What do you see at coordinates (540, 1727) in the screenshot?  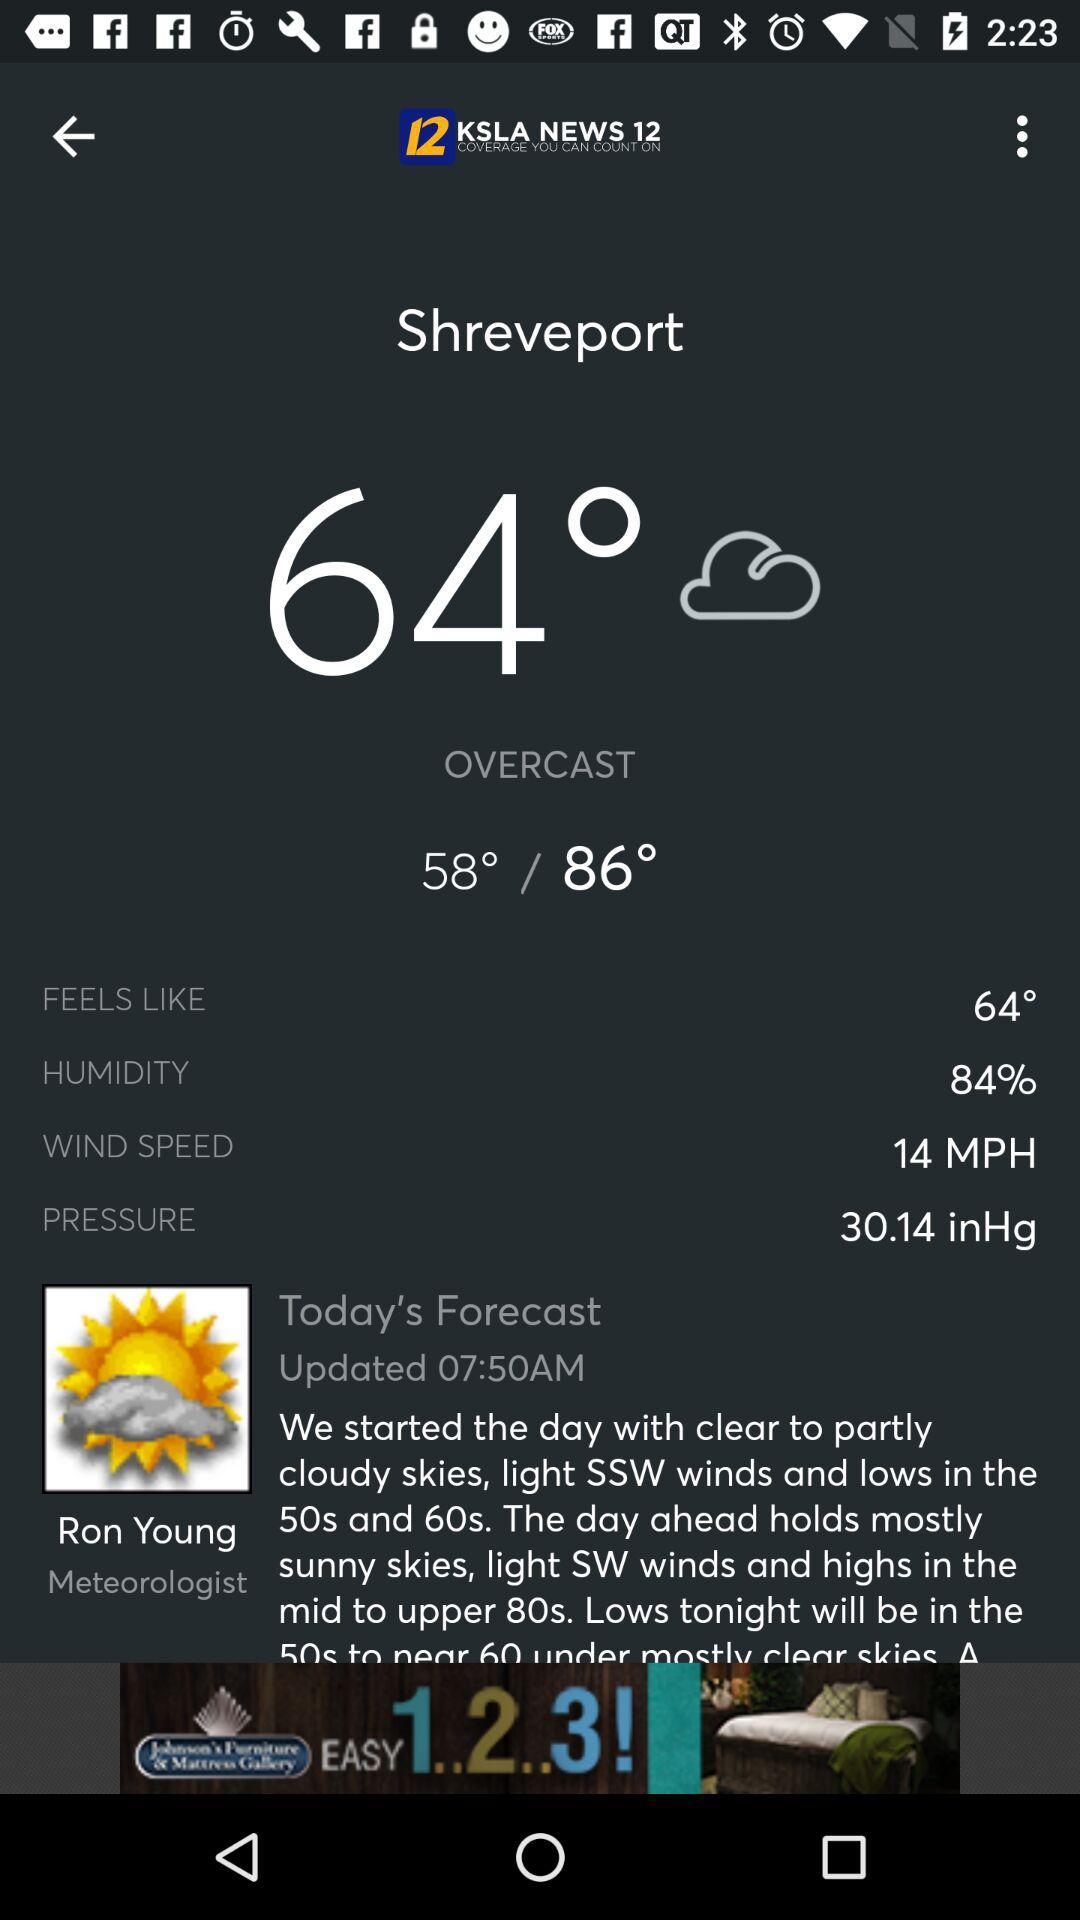 I see `advertisement page` at bounding box center [540, 1727].